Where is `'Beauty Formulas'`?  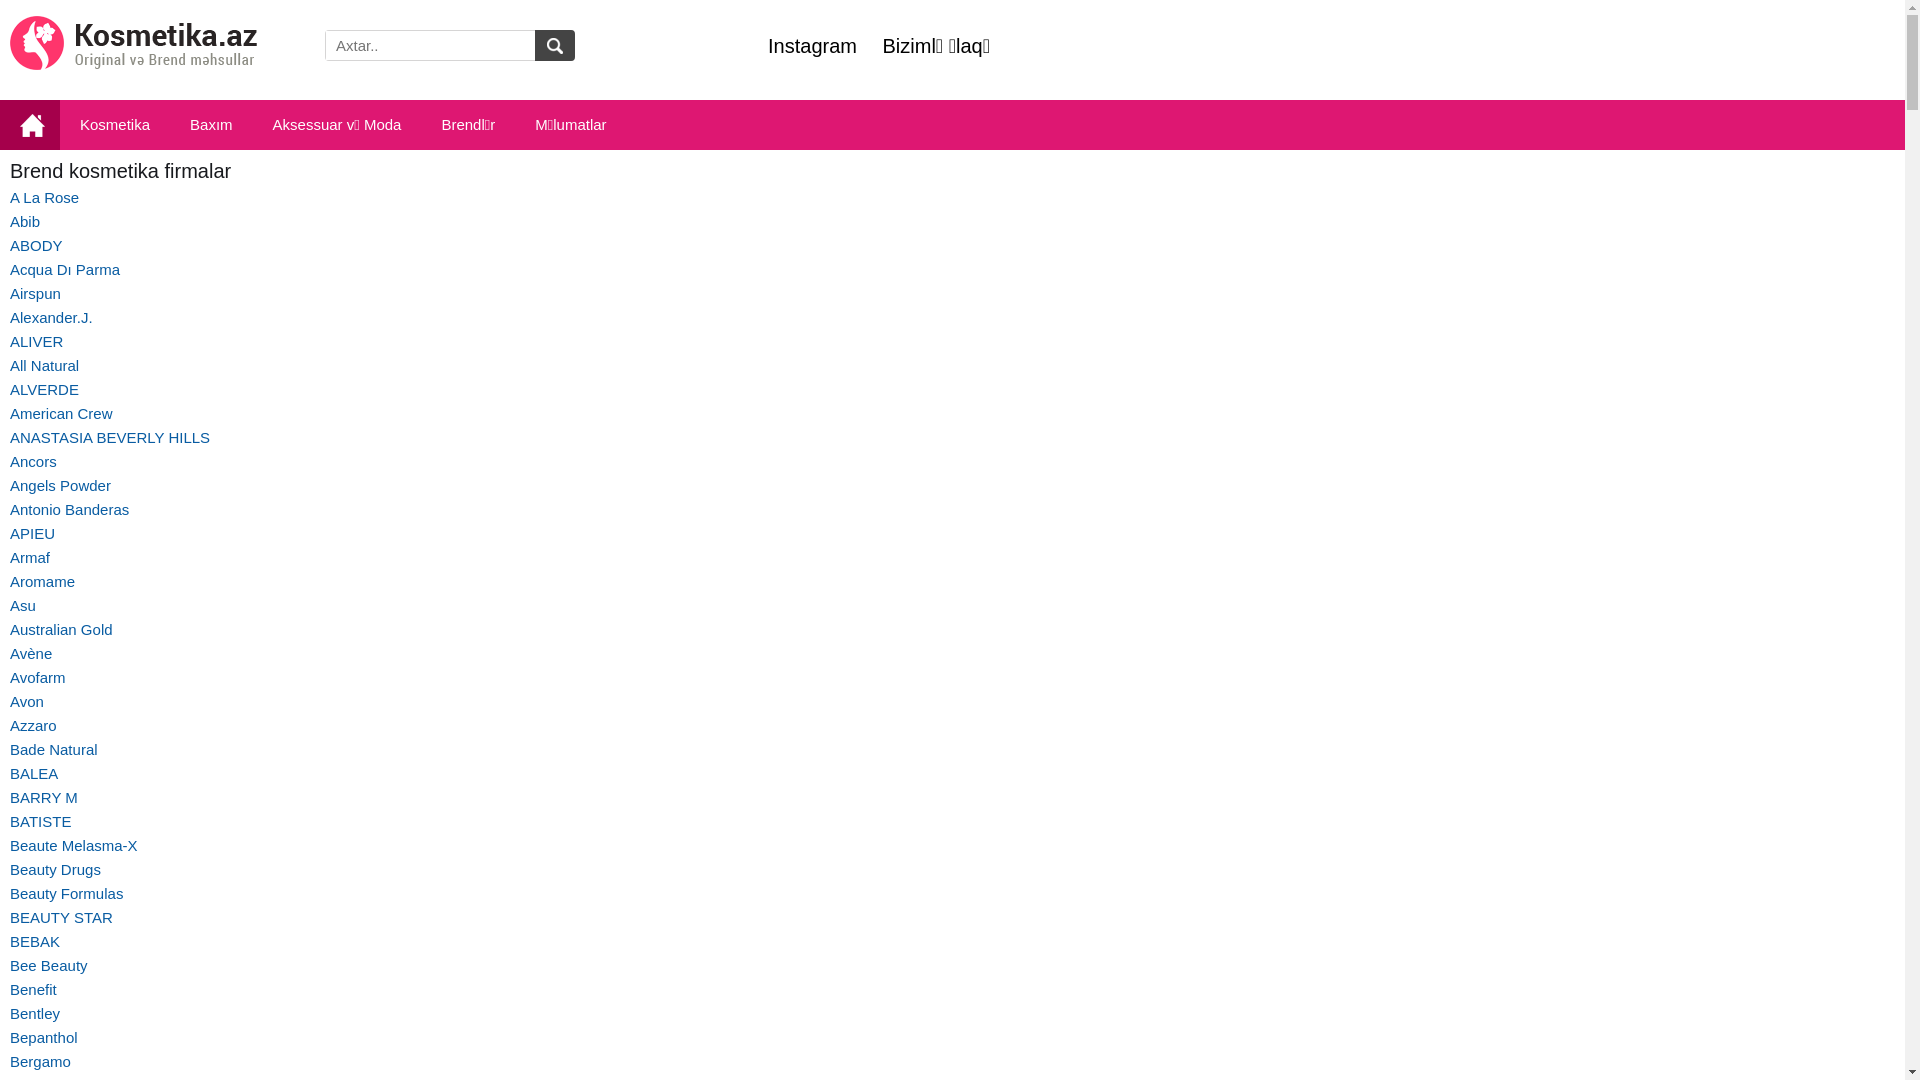
'Beauty Formulas' is located at coordinates (66, 892).